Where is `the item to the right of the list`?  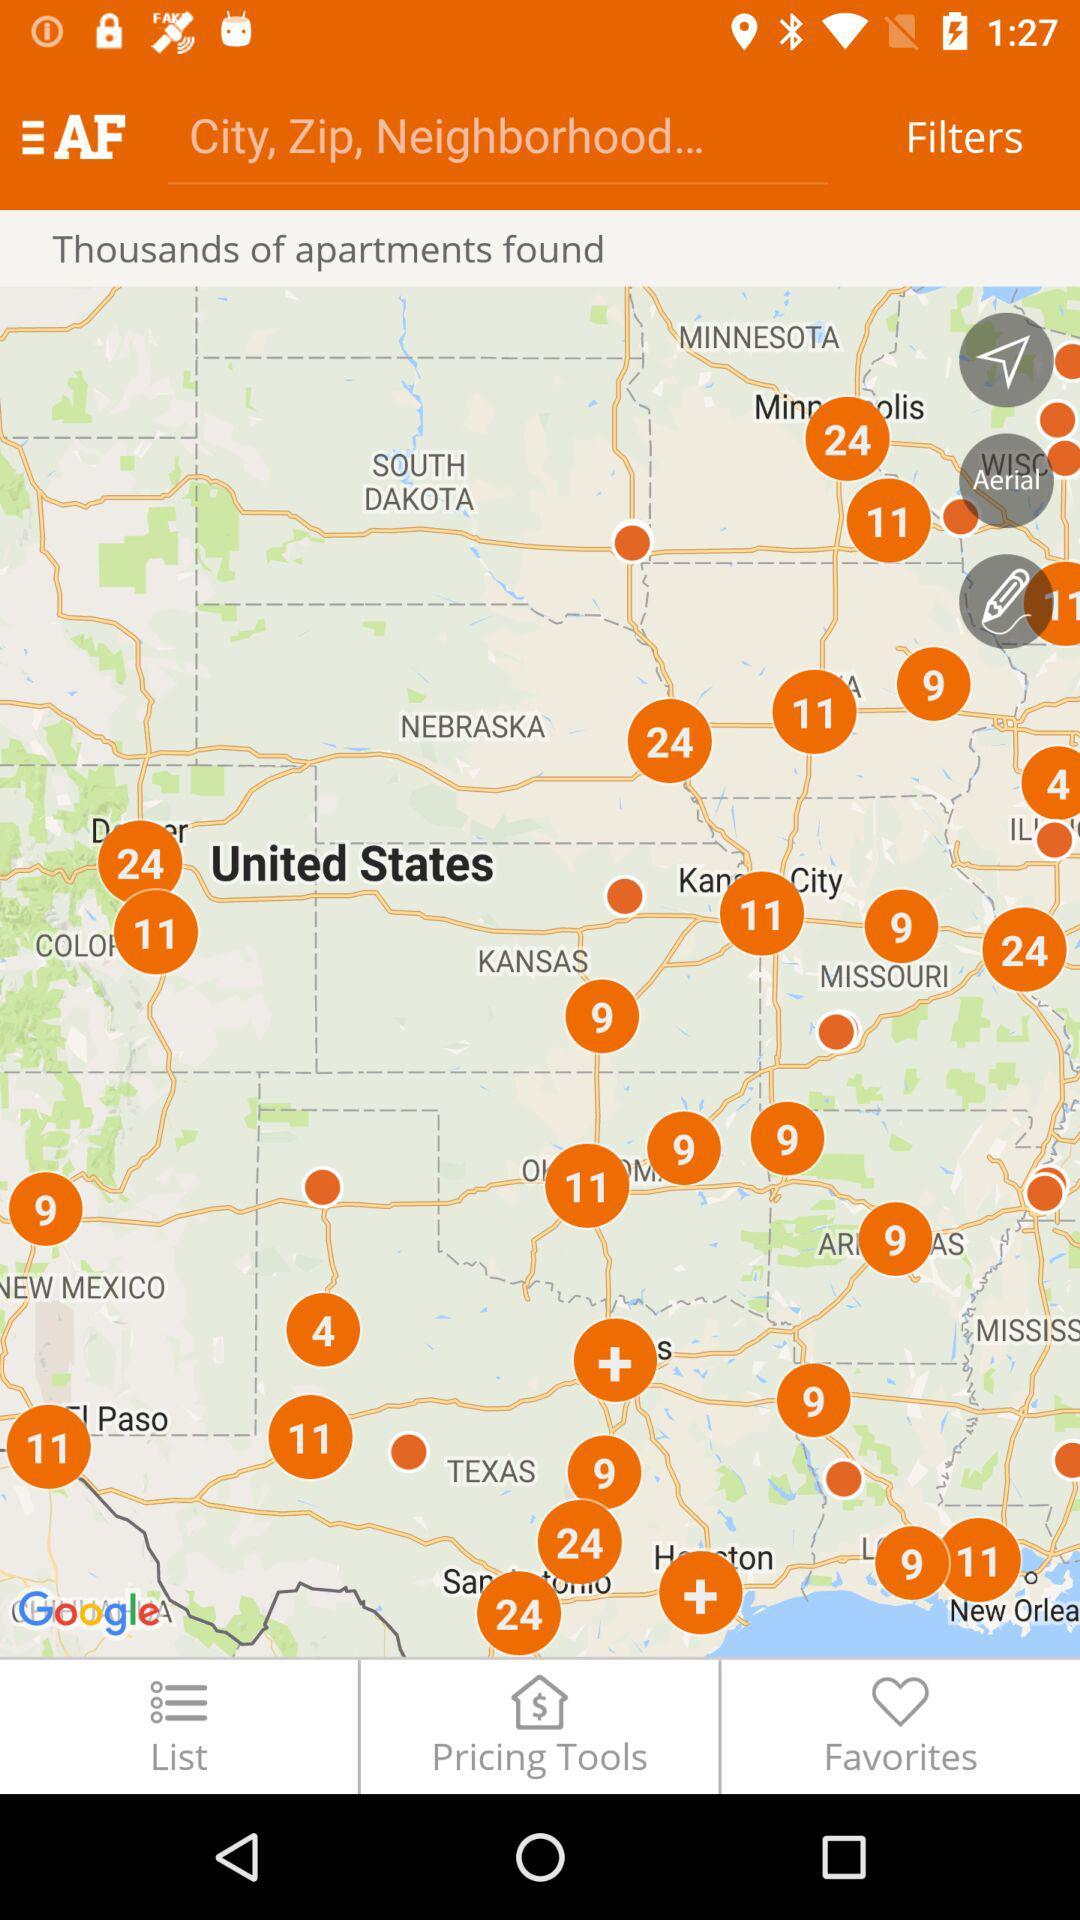 the item to the right of the list is located at coordinates (538, 1725).